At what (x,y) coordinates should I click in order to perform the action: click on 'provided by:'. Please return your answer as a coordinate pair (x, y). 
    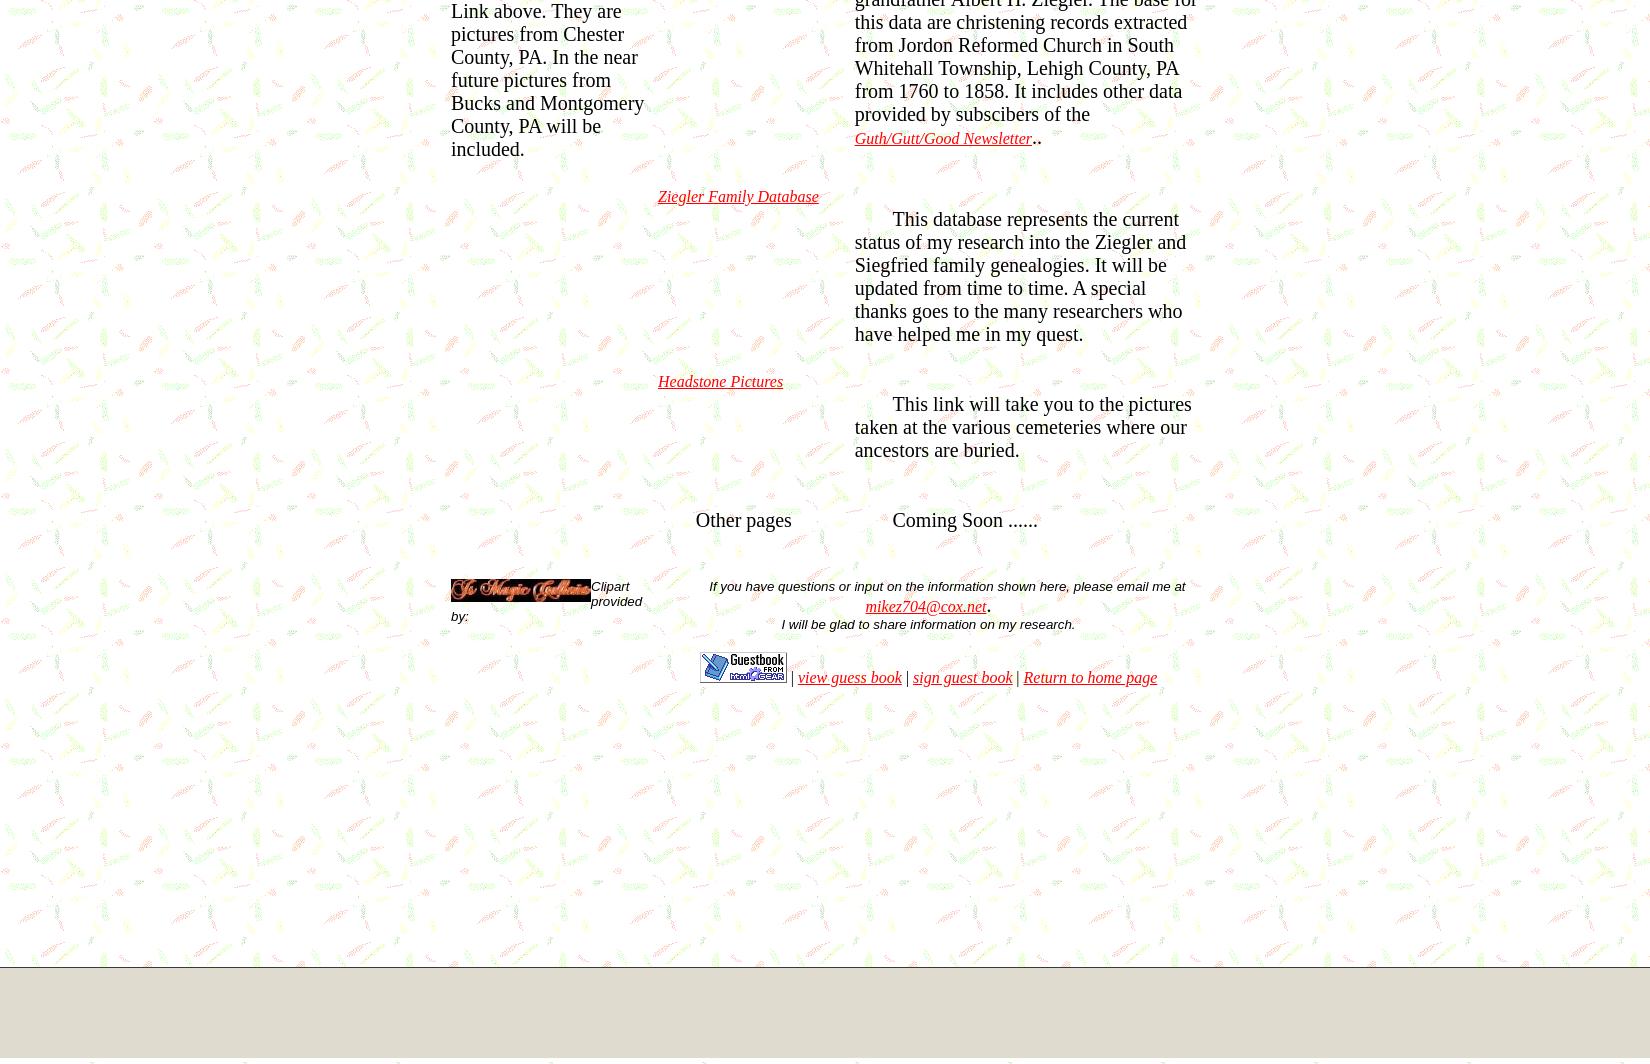
    Looking at the image, I should click on (545, 607).